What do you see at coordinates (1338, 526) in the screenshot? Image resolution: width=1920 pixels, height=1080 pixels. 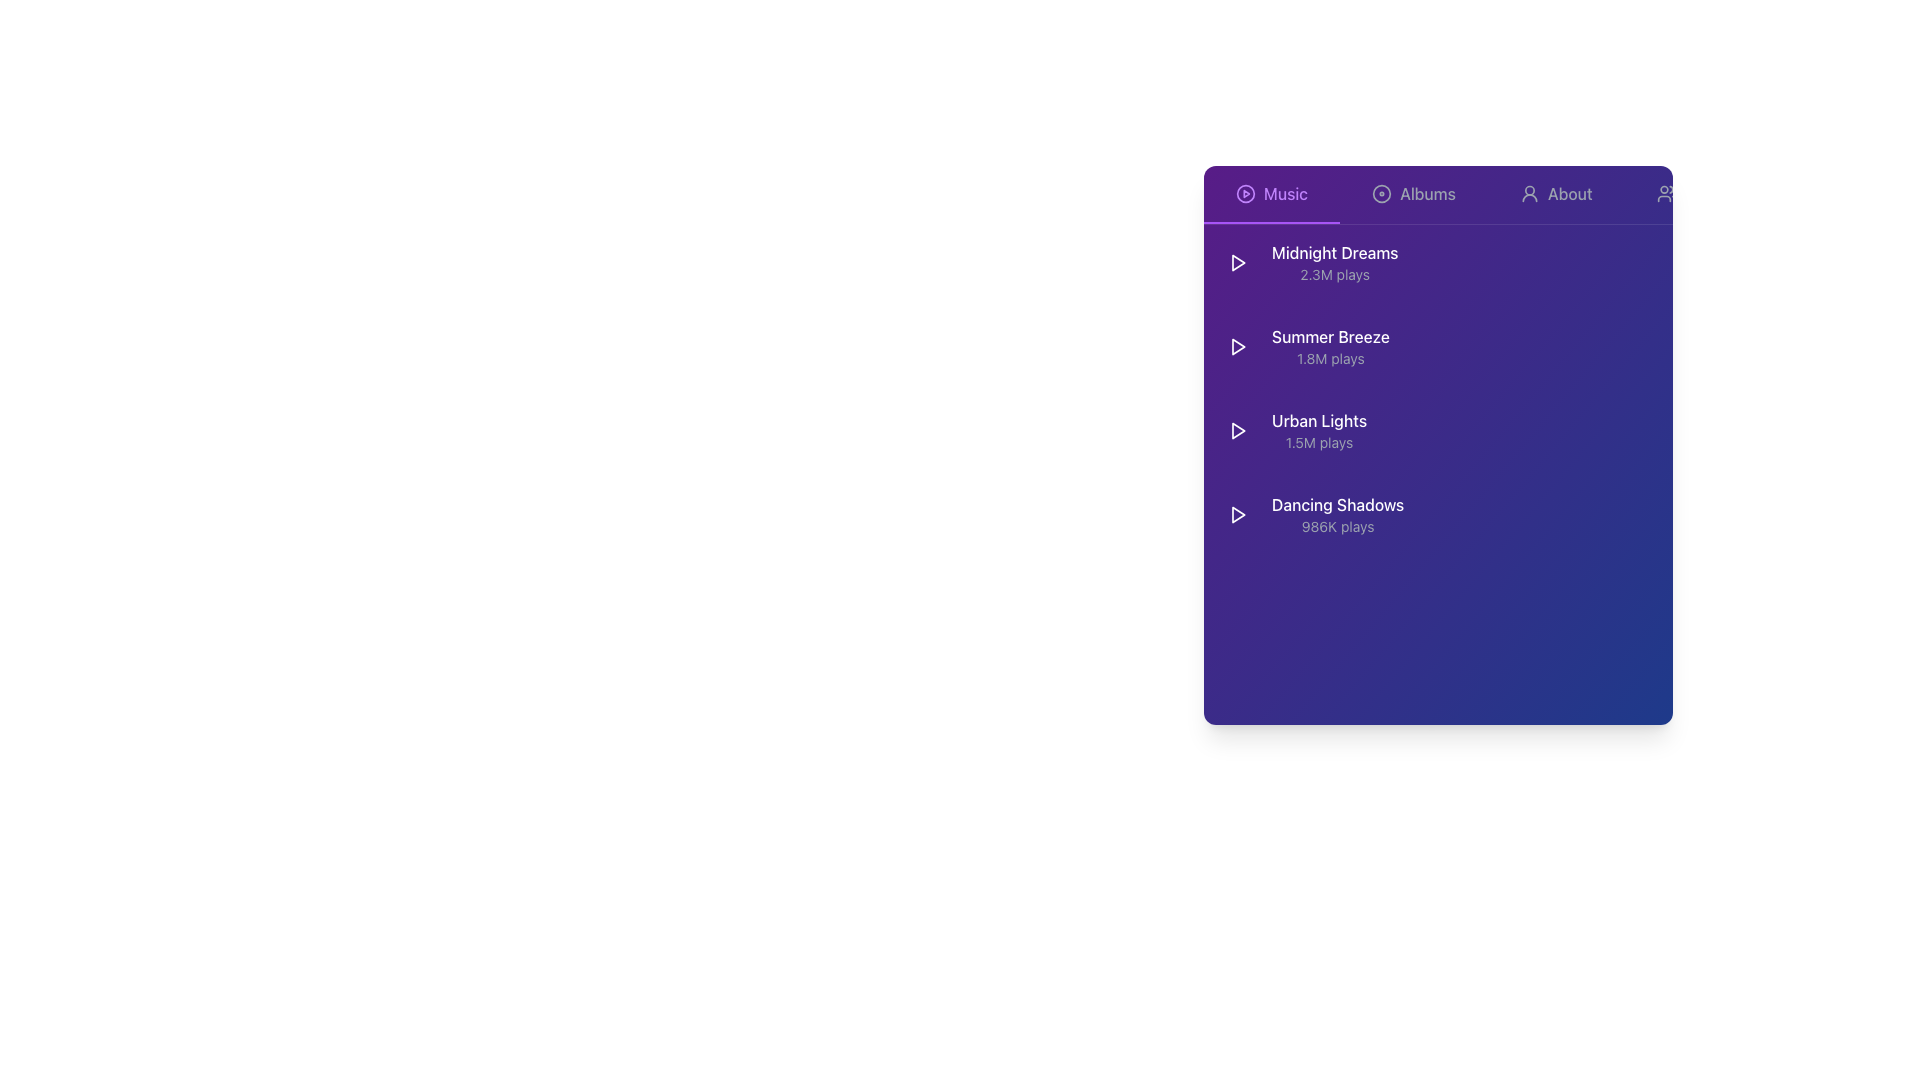 I see `the text label displaying '986K plays' located beneath the title 'Dancing Shadows' in the music playlist` at bounding box center [1338, 526].